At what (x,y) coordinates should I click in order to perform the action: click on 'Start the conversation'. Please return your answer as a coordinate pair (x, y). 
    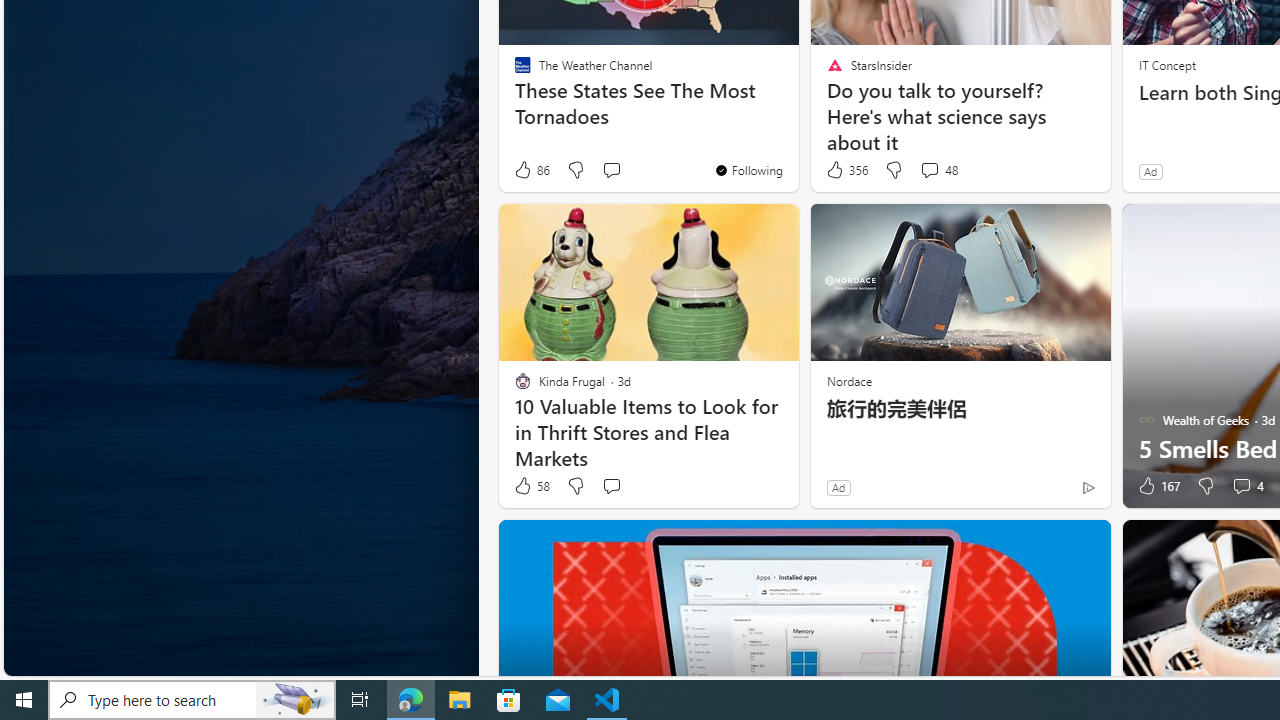
    Looking at the image, I should click on (610, 486).